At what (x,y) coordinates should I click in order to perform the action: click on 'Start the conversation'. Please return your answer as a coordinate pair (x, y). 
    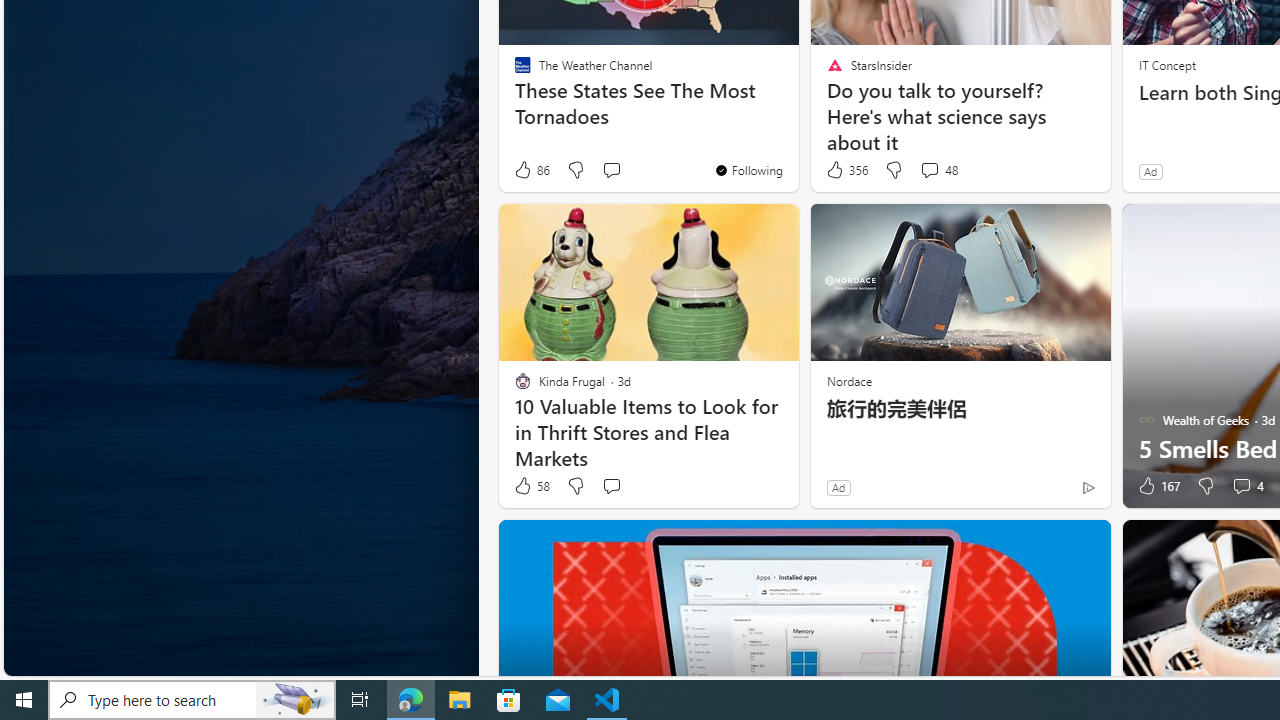
    Looking at the image, I should click on (610, 486).